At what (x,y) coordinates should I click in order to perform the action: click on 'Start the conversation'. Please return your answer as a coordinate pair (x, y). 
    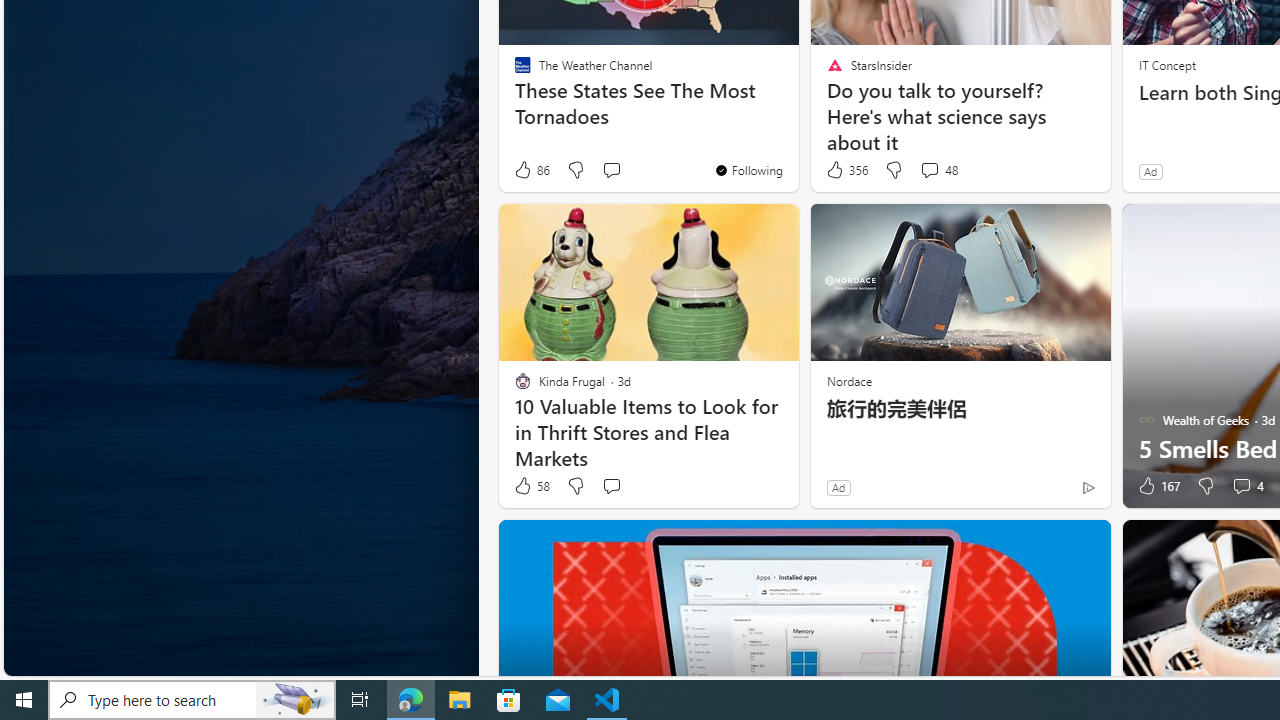
    Looking at the image, I should click on (610, 486).